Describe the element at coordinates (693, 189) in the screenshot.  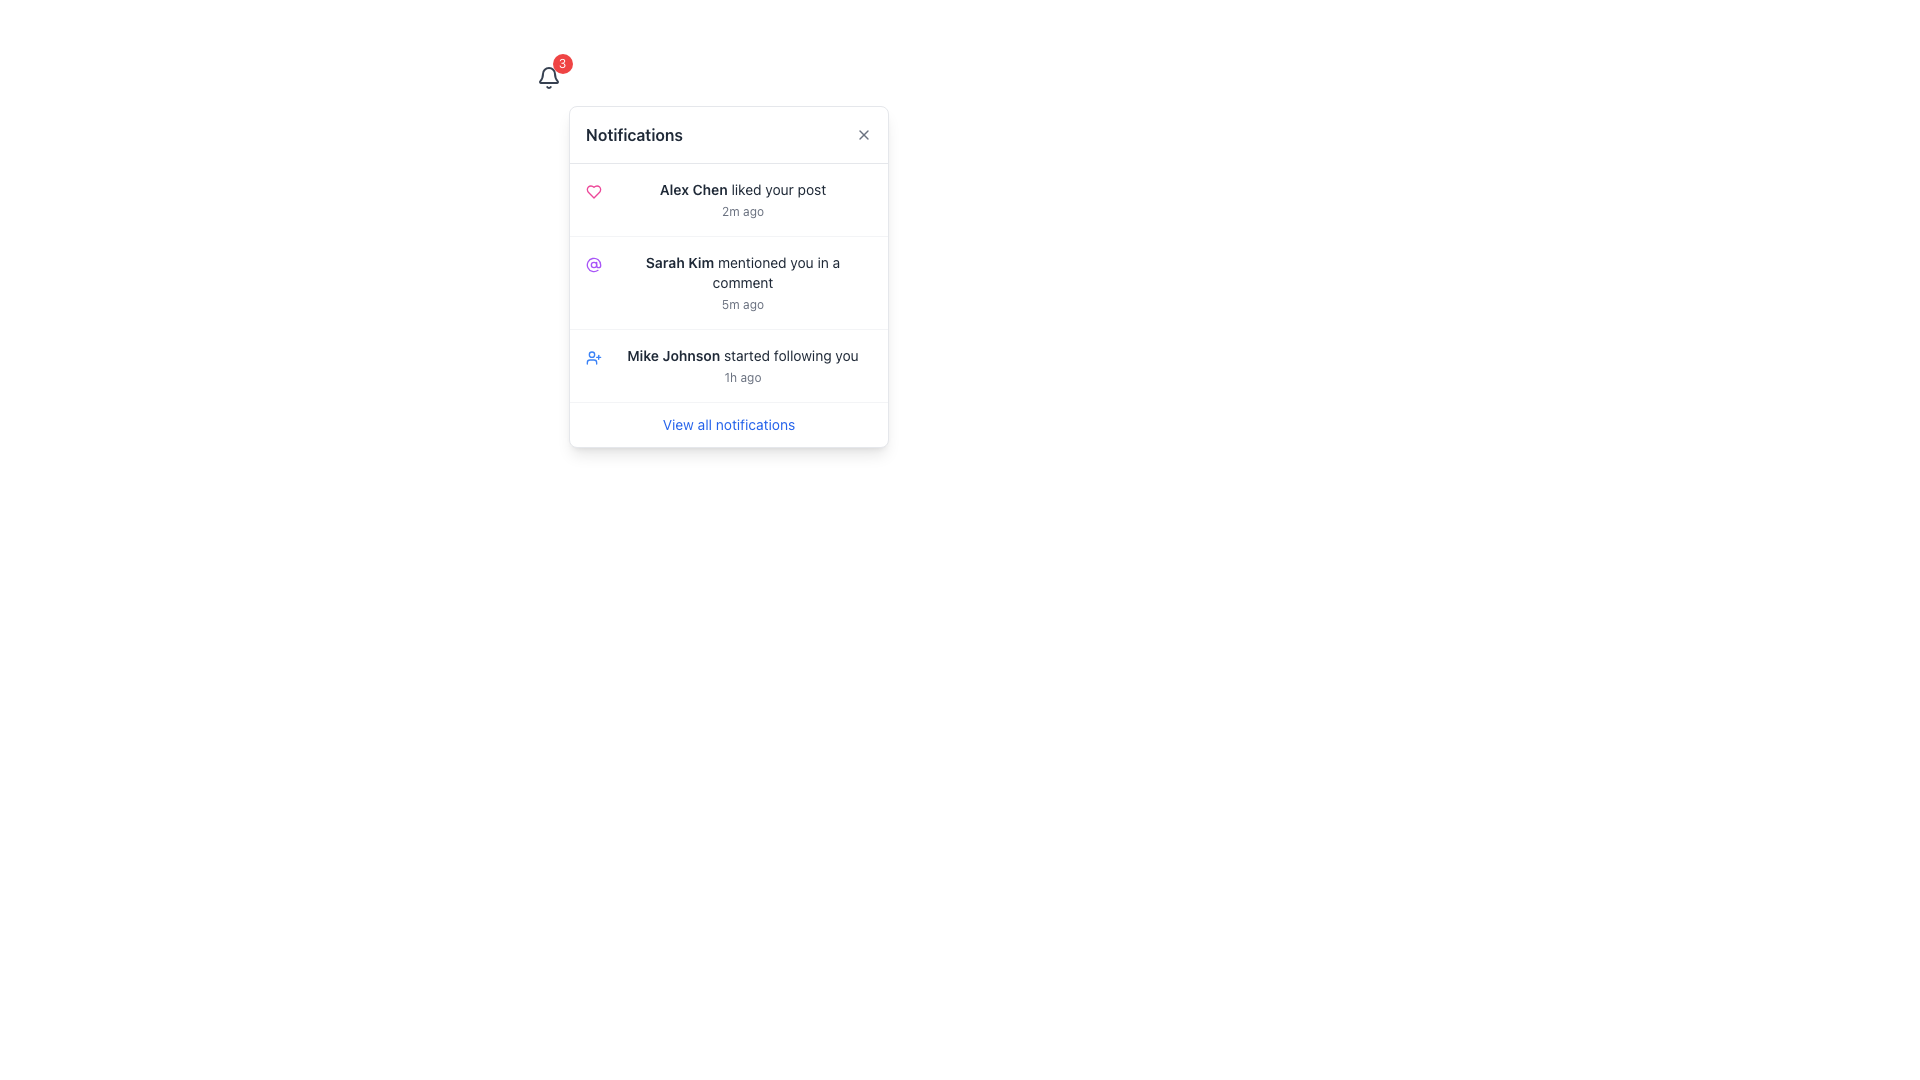
I see `user name displayed in the text label that identifies who liked your post, located in the middle-left part of the first notification entry in the dropdown box` at that location.